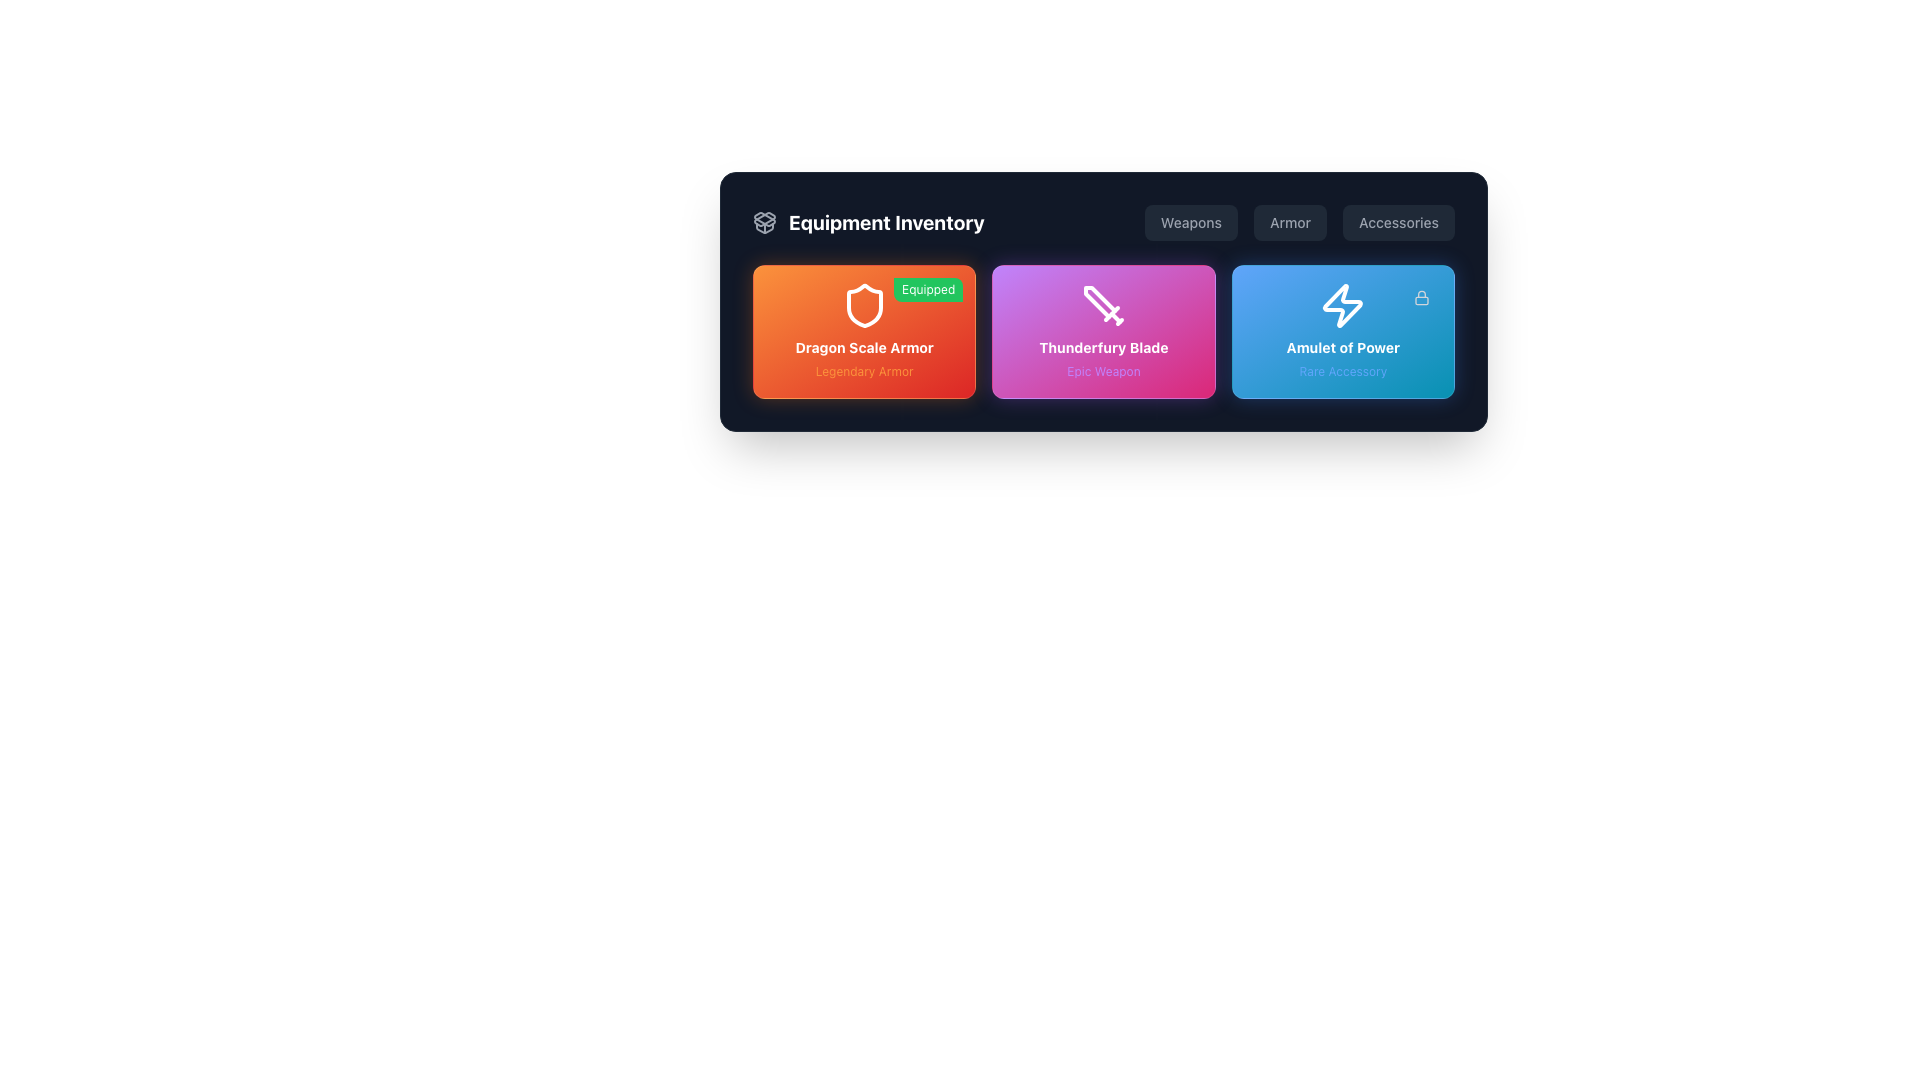 The image size is (1920, 1080). I want to click on the icon representing 'Dragon Scale Armor' located on the orange card in the 'Equipment Inventory' section, positioned to the left of the 'Thunderfury Blade' card, so click(864, 305).